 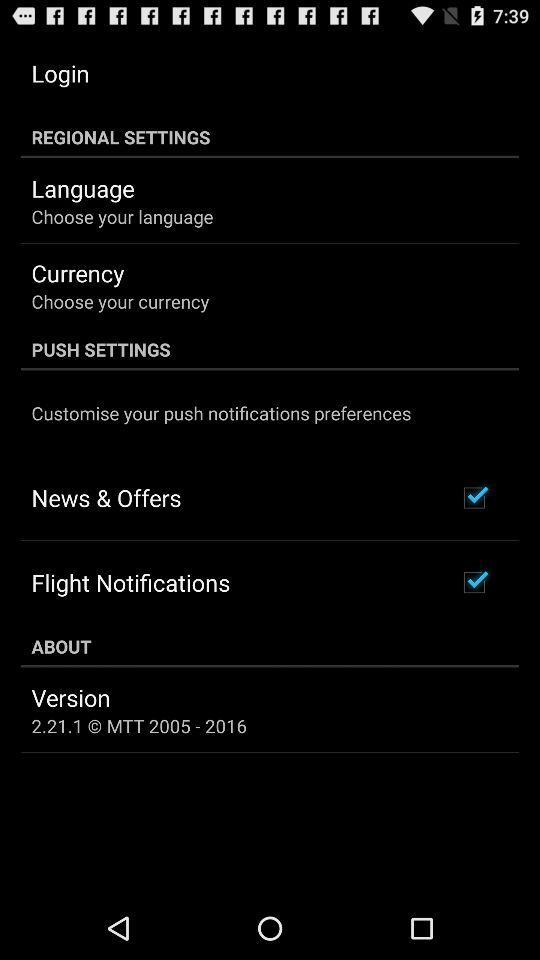 What do you see at coordinates (270, 645) in the screenshot?
I see `the about at the bottom` at bounding box center [270, 645].